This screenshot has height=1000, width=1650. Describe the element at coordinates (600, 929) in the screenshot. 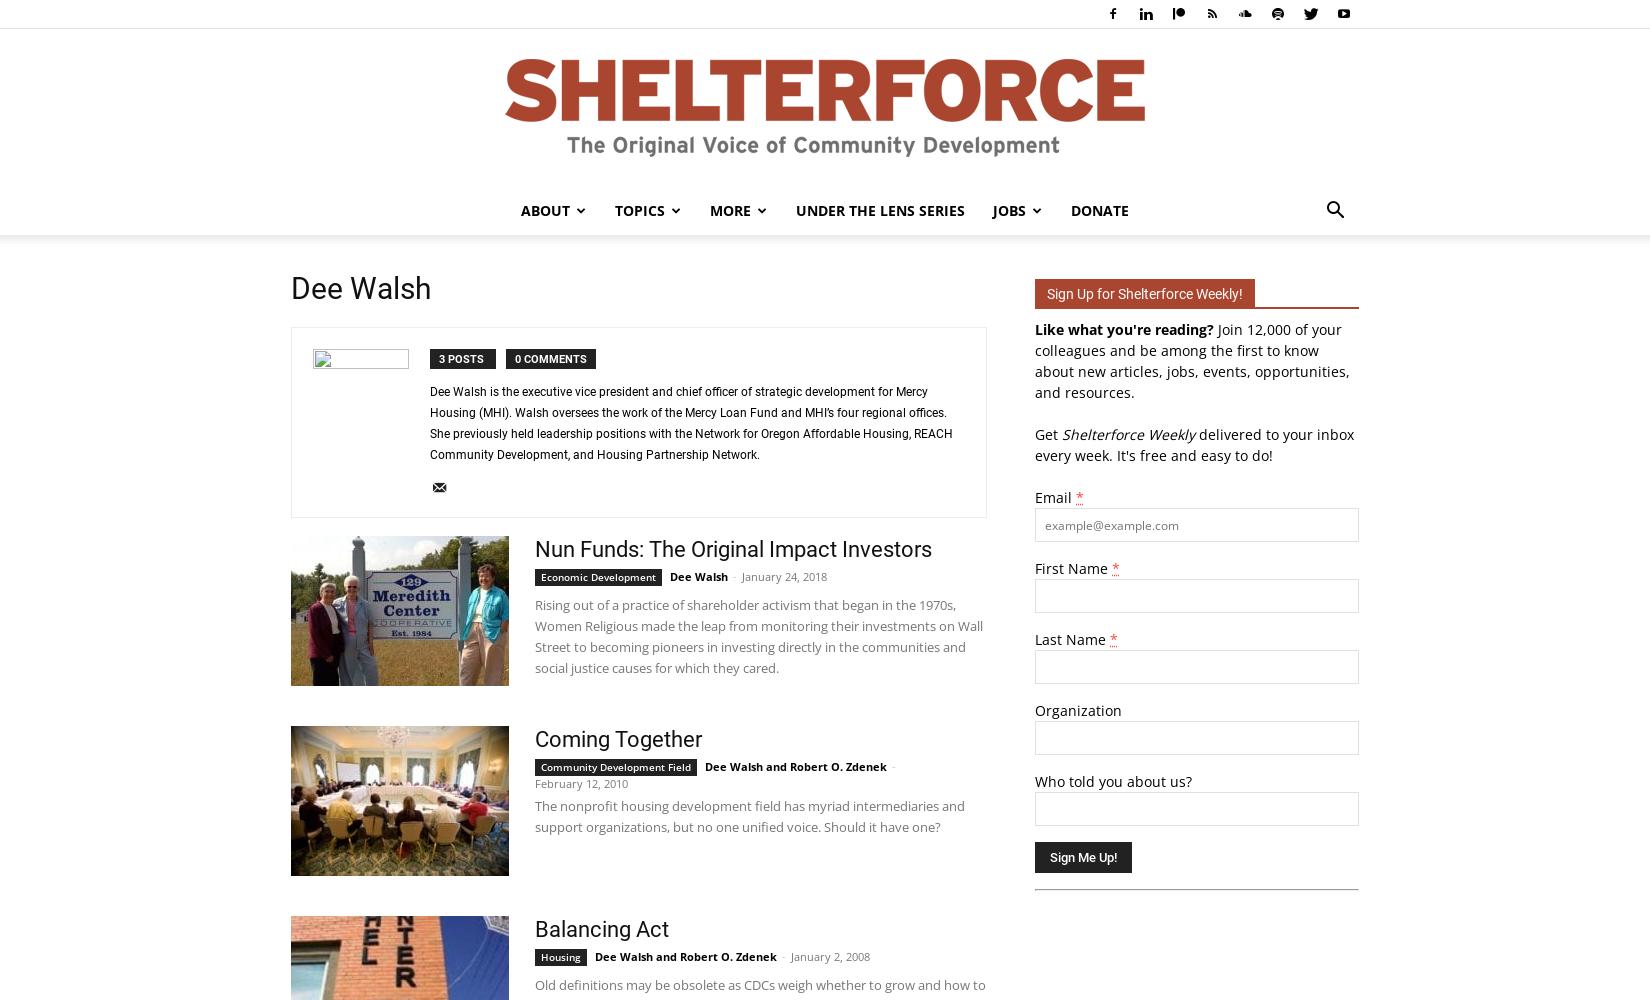

I see `'Balancing Act'` at that location.